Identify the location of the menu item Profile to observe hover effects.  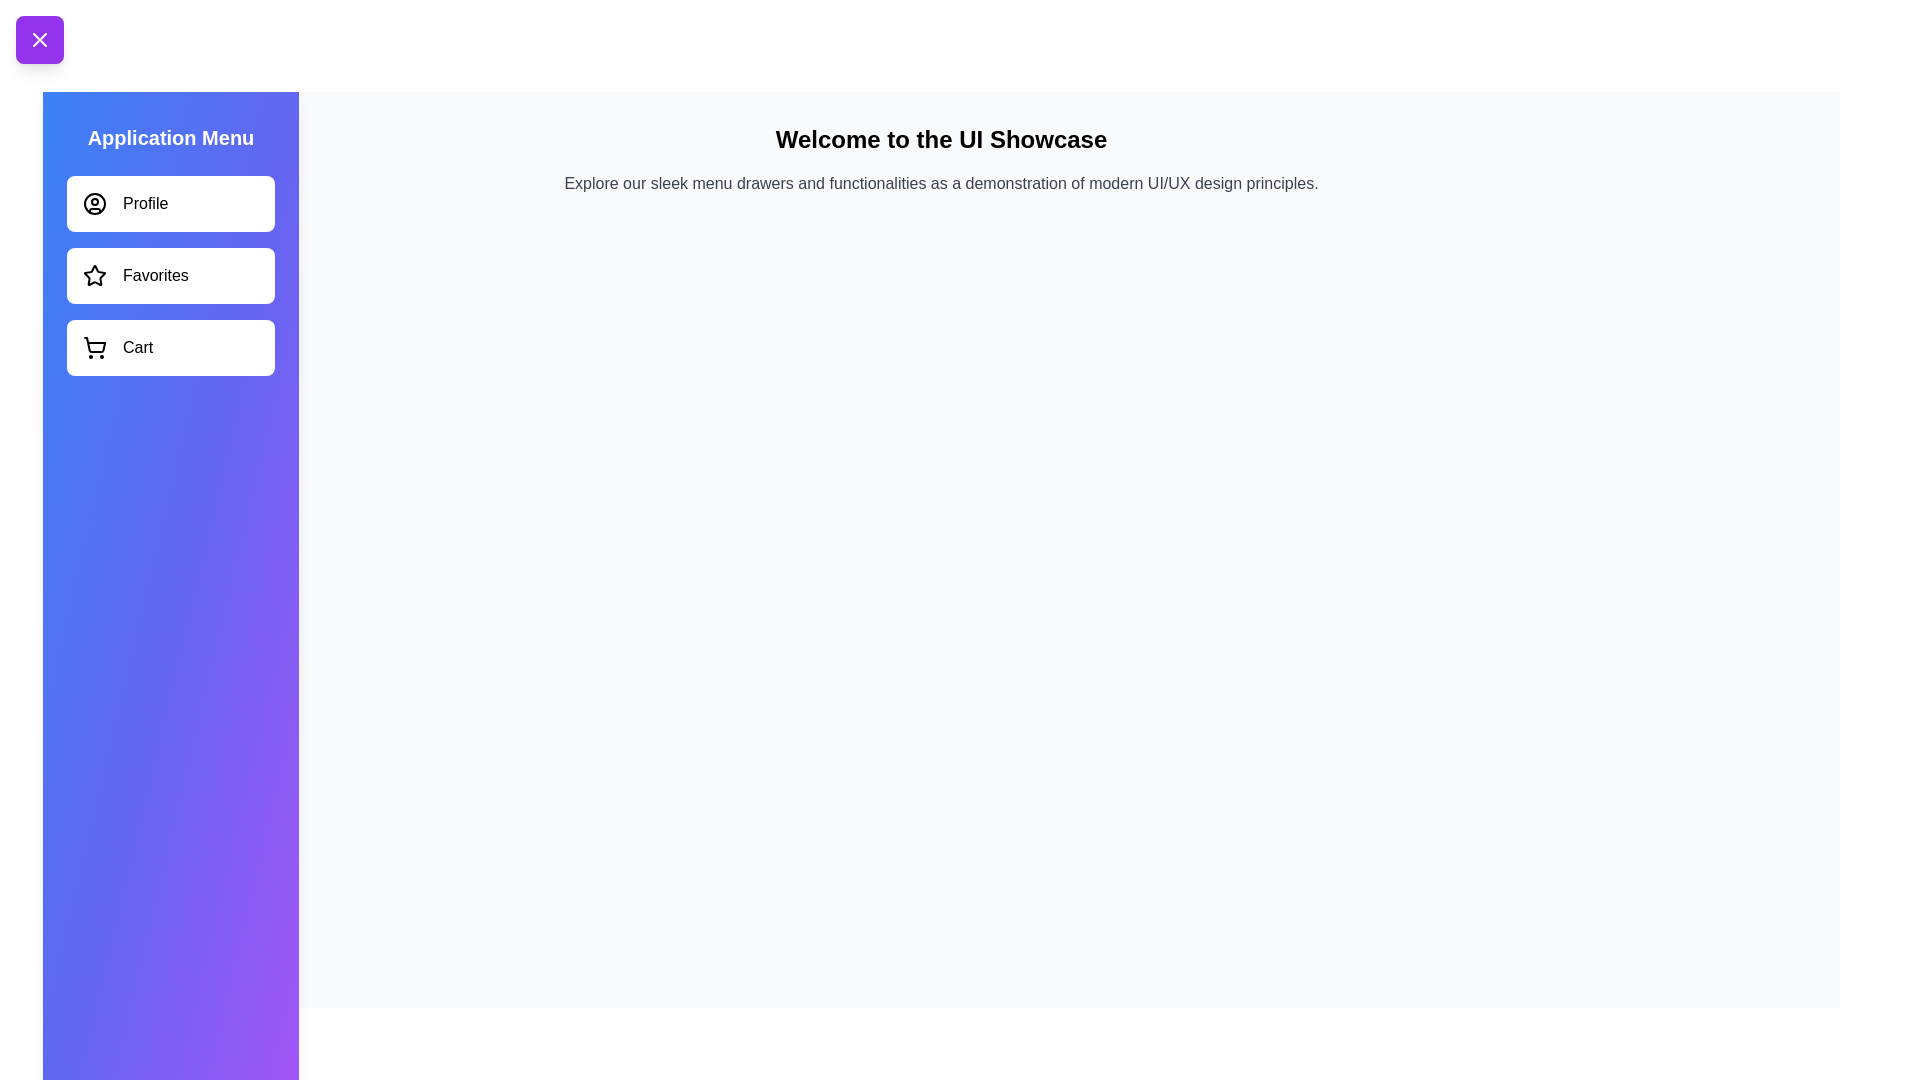
(171, 204).